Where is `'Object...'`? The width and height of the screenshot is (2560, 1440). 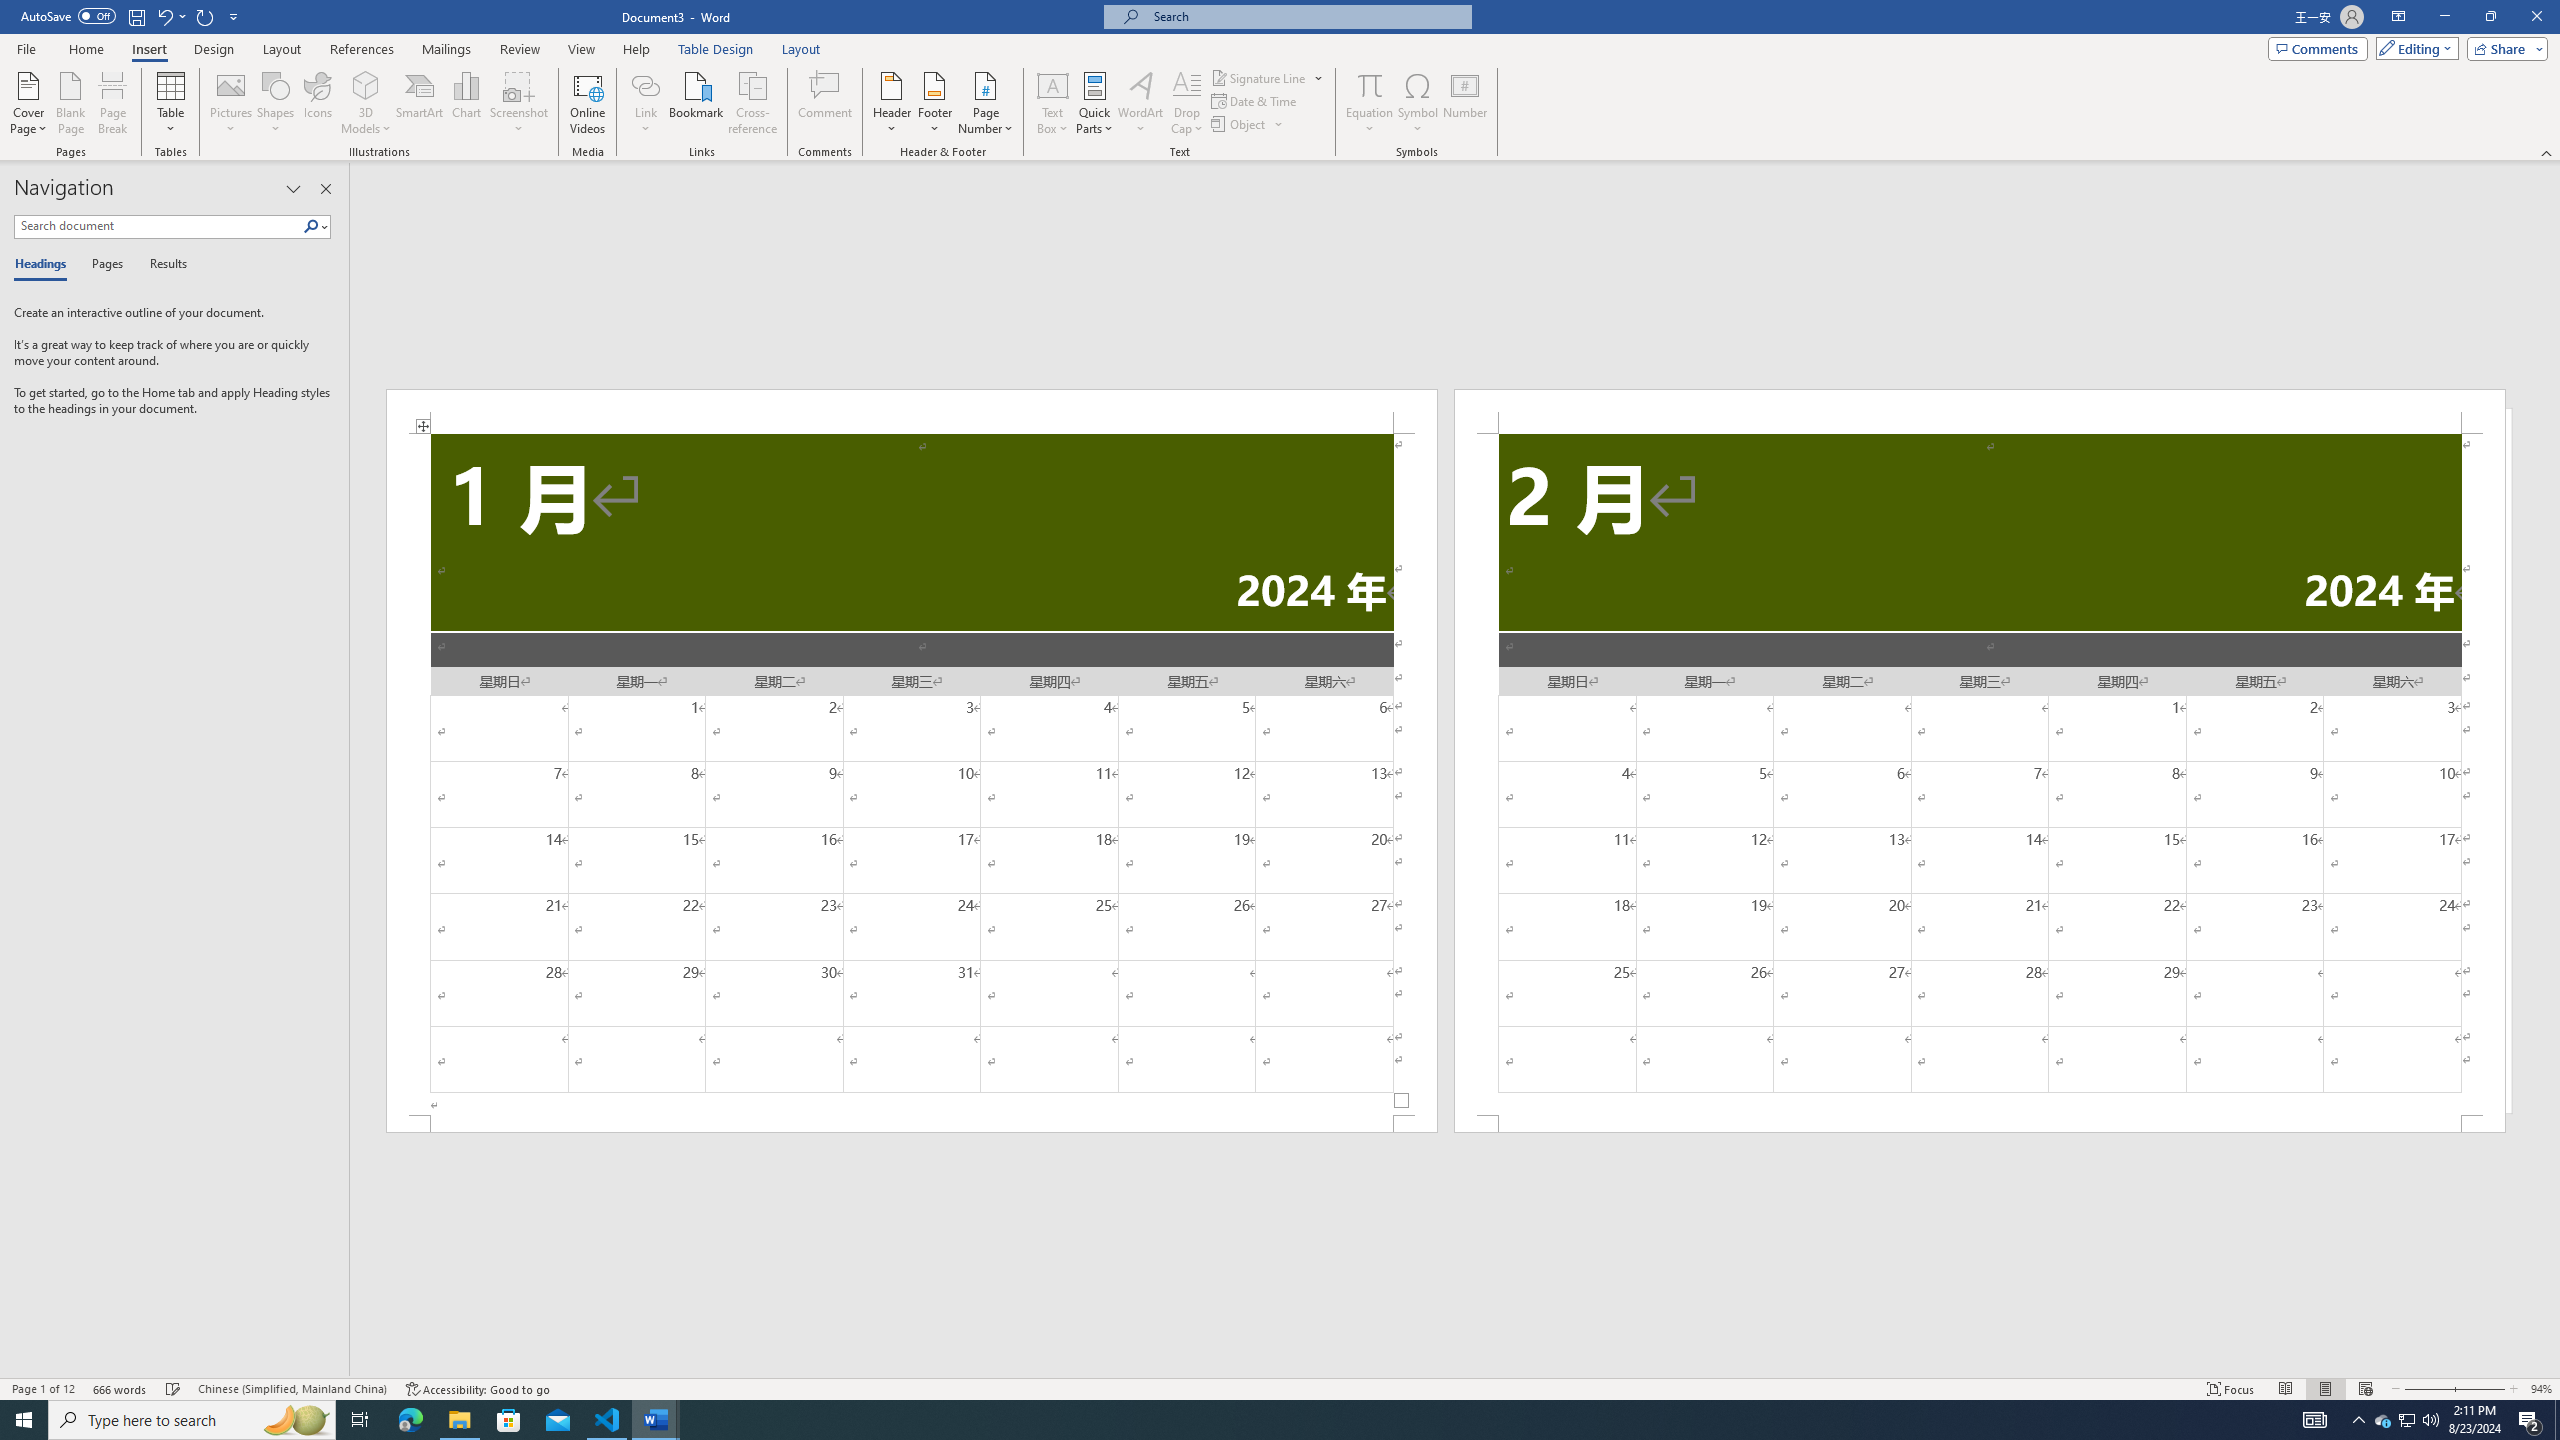
'Object...' is located at coordinates (1247, 122).